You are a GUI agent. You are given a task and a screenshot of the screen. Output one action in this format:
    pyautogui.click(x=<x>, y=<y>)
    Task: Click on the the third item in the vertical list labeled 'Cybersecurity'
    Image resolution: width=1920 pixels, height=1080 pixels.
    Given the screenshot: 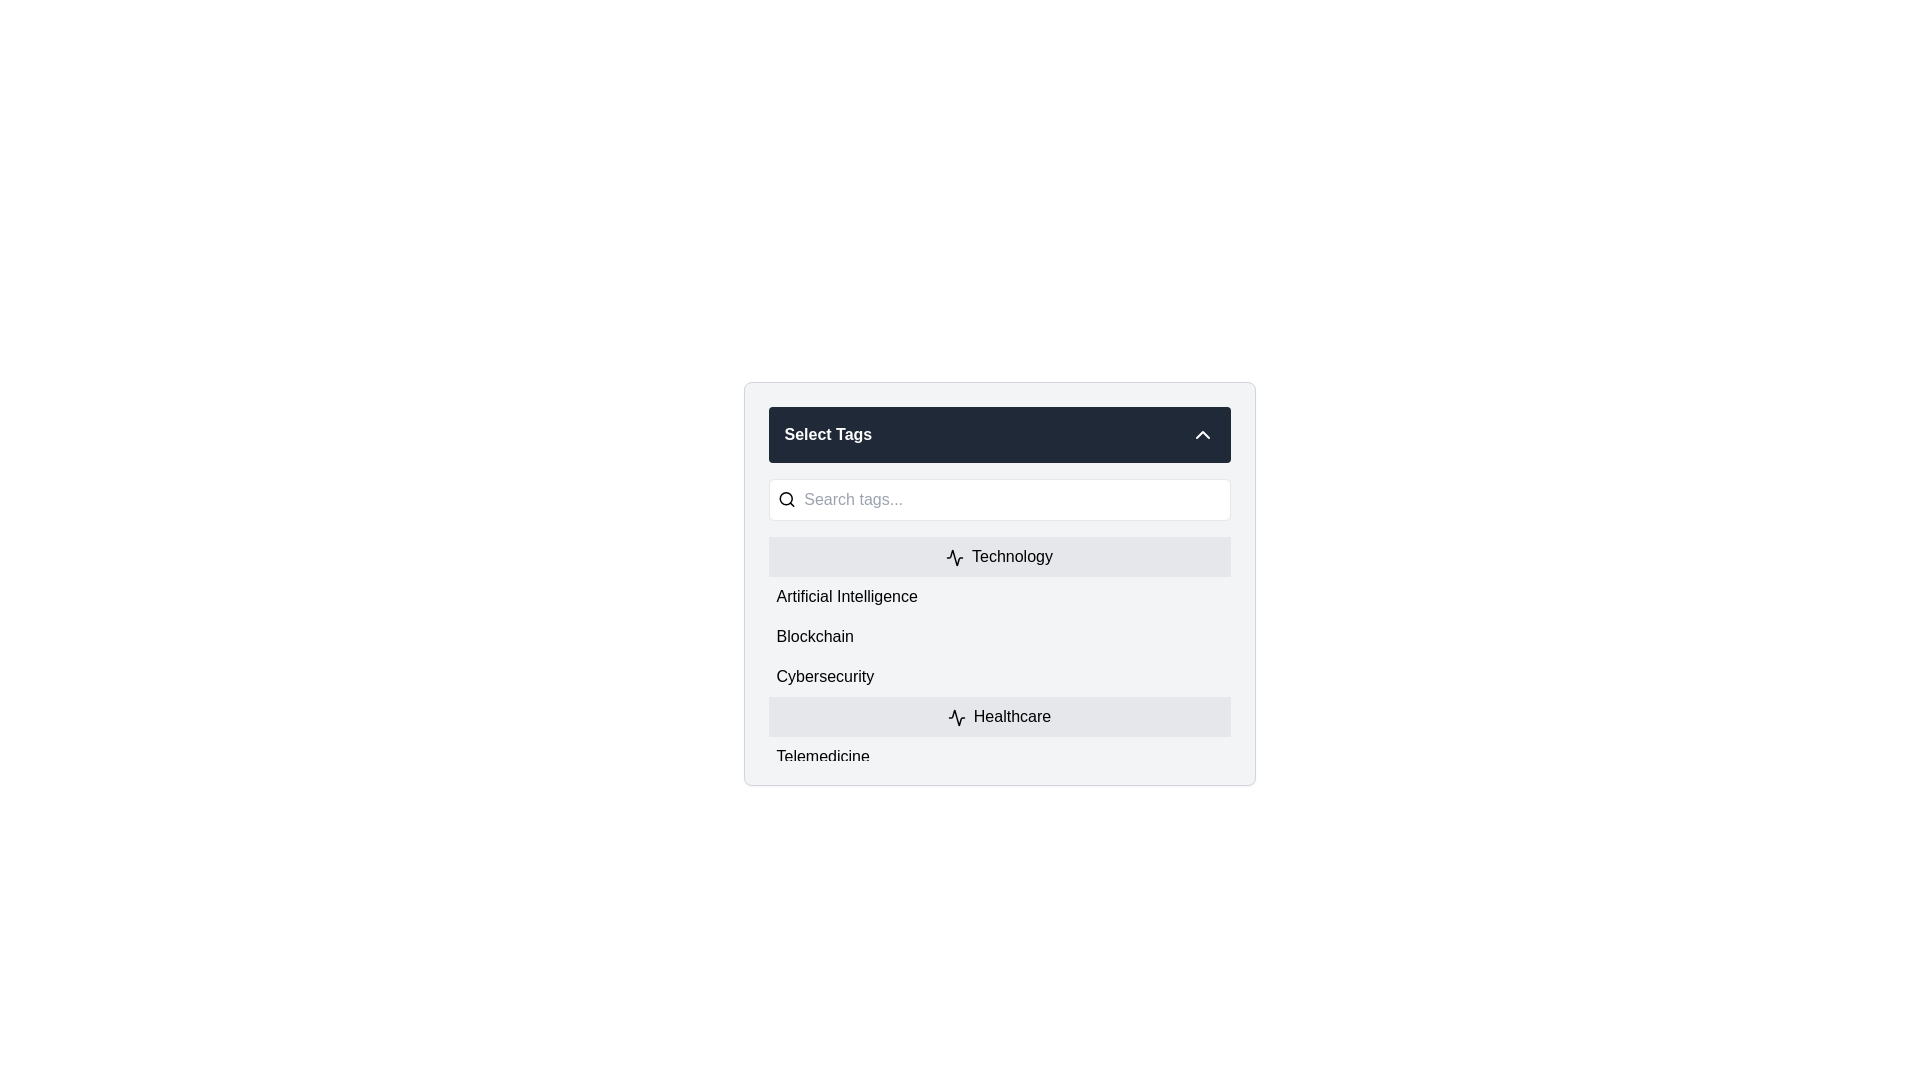 What is the action you would take?
    pyautogui.click(x=999, y=676)
    